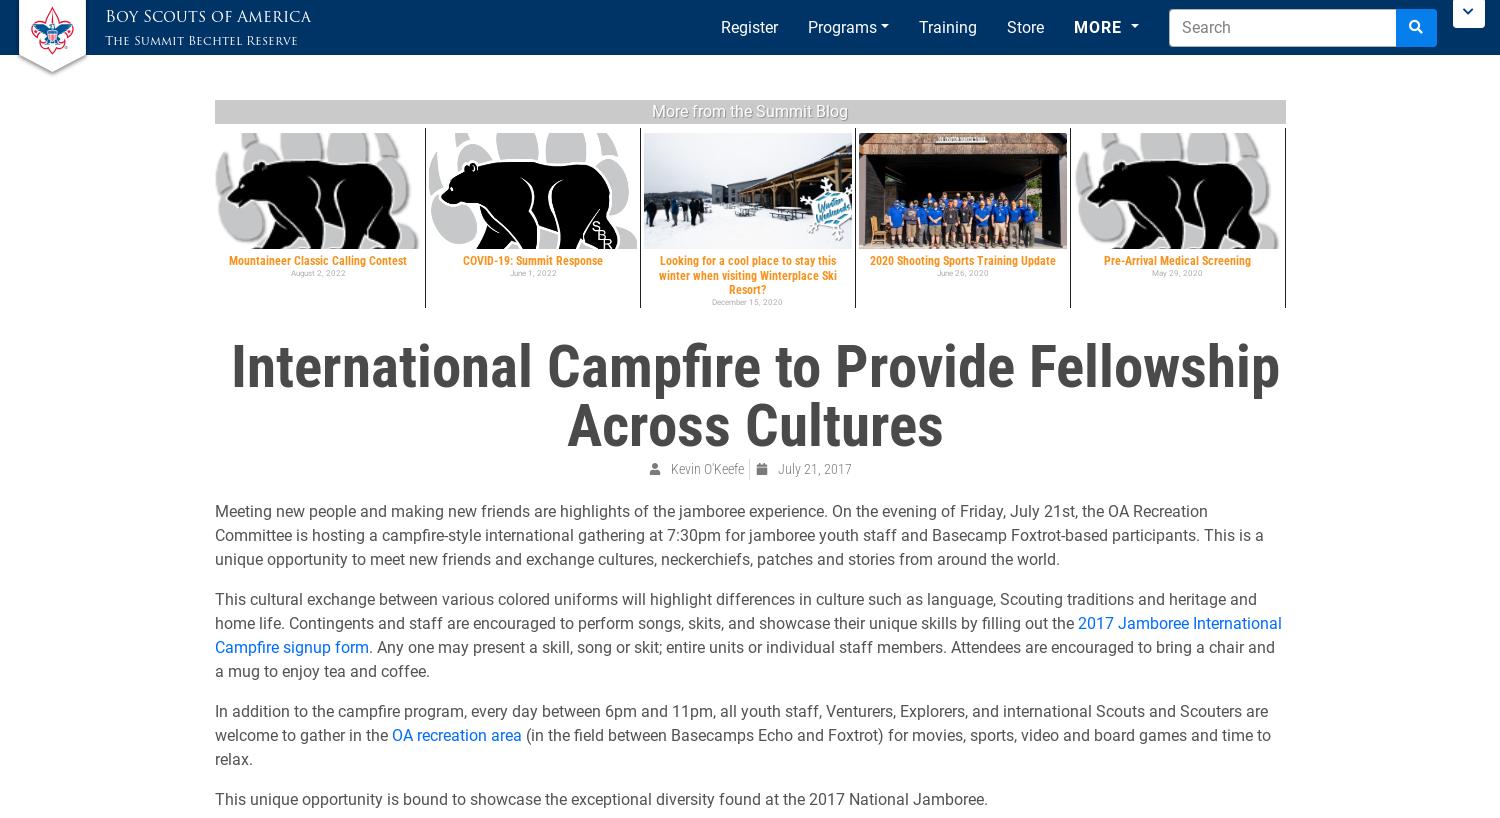  What do you see at coordinates (317, 261) in the screenshot?
I see `'Mountaineer Classic Calling Contest'` at bounding box center [317, 261].